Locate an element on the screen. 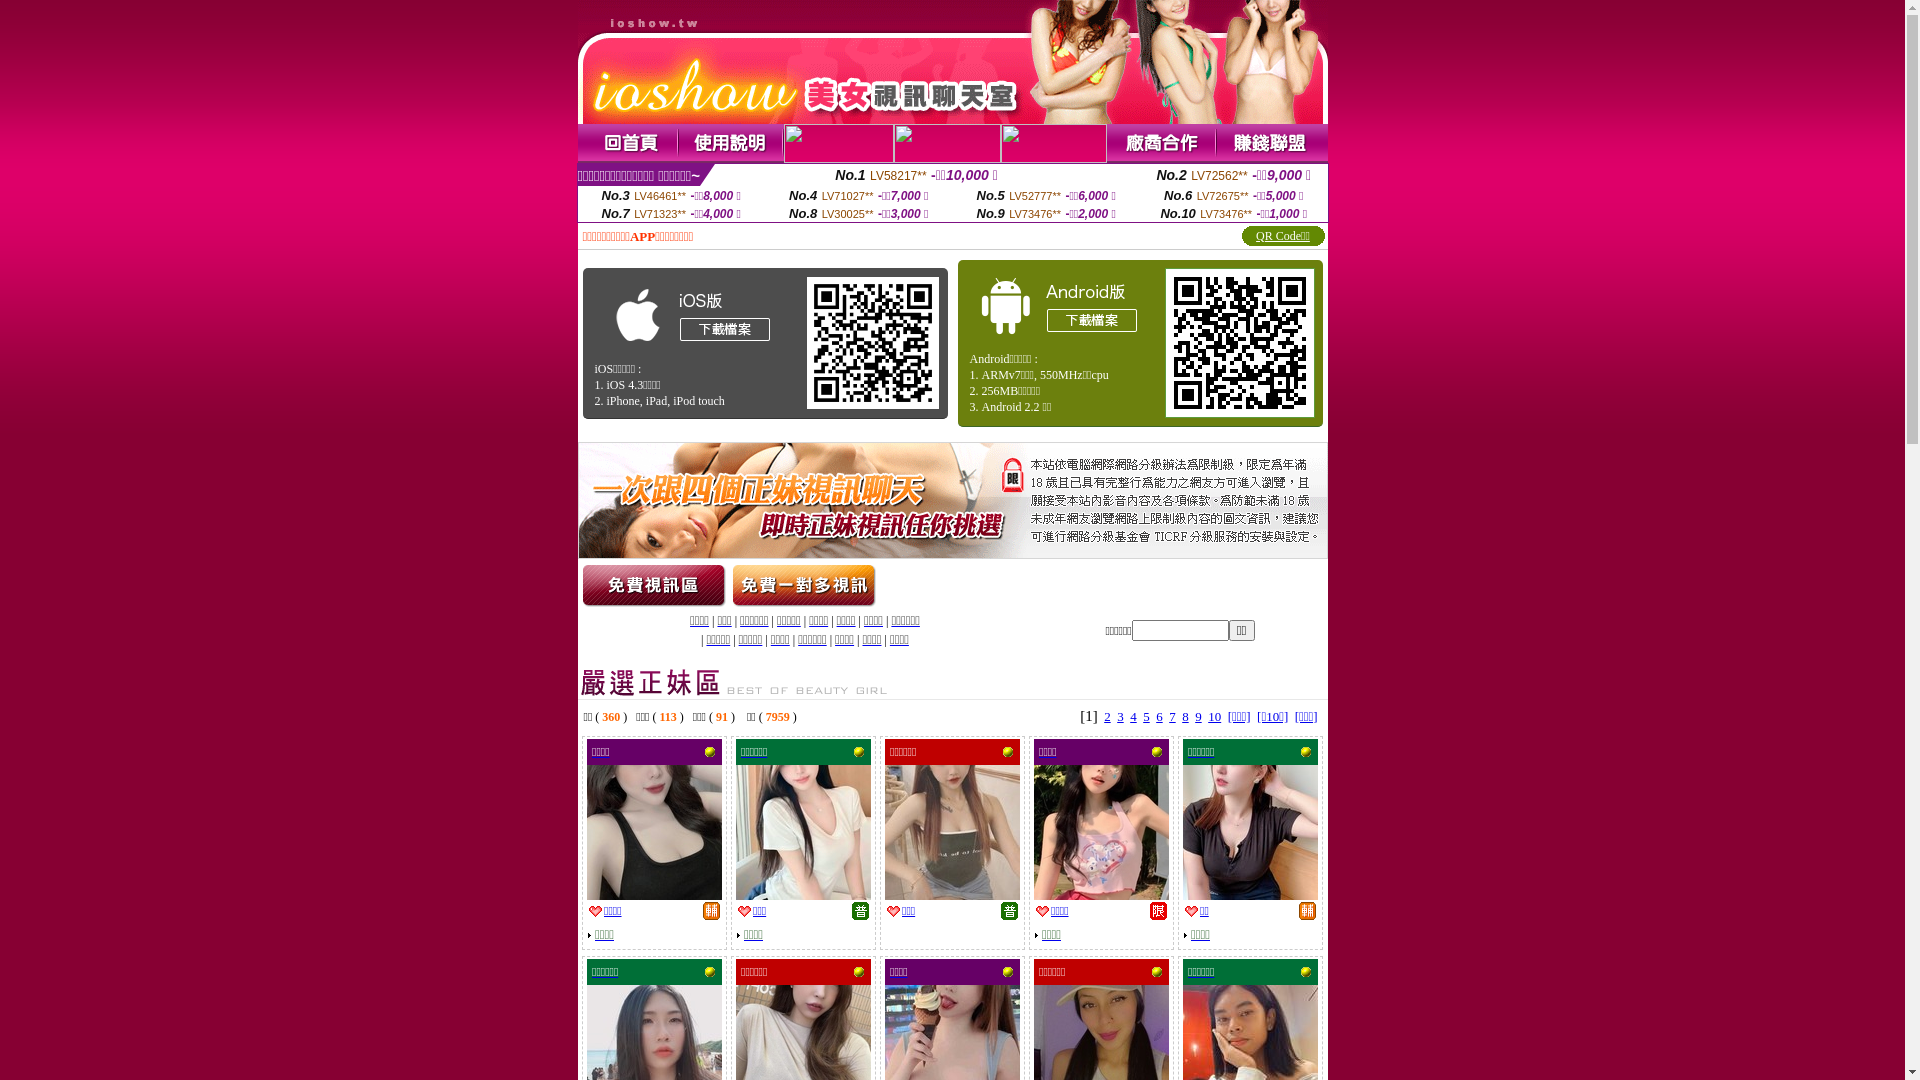 This screenshot has width=1920, height=1080. '10' is located at coordinates (1207, 715).